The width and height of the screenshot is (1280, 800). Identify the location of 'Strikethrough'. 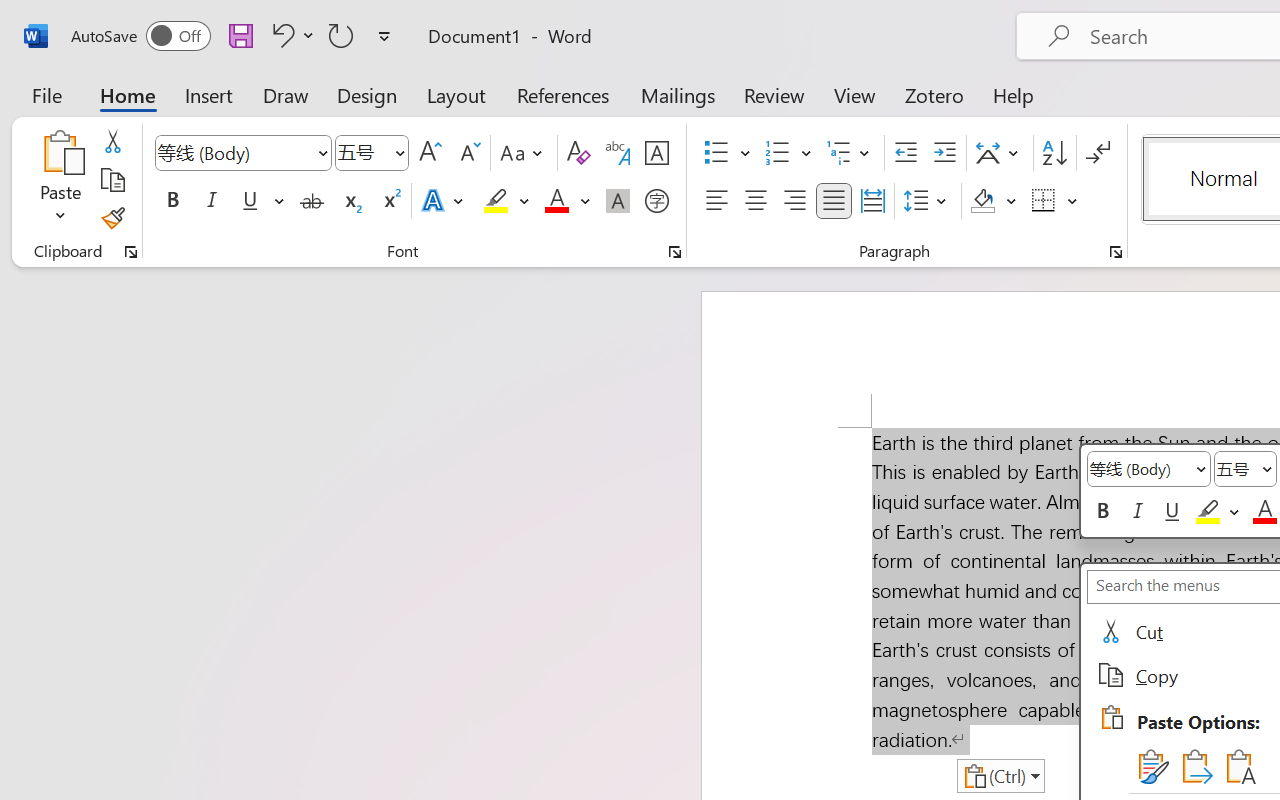
(311, 201).